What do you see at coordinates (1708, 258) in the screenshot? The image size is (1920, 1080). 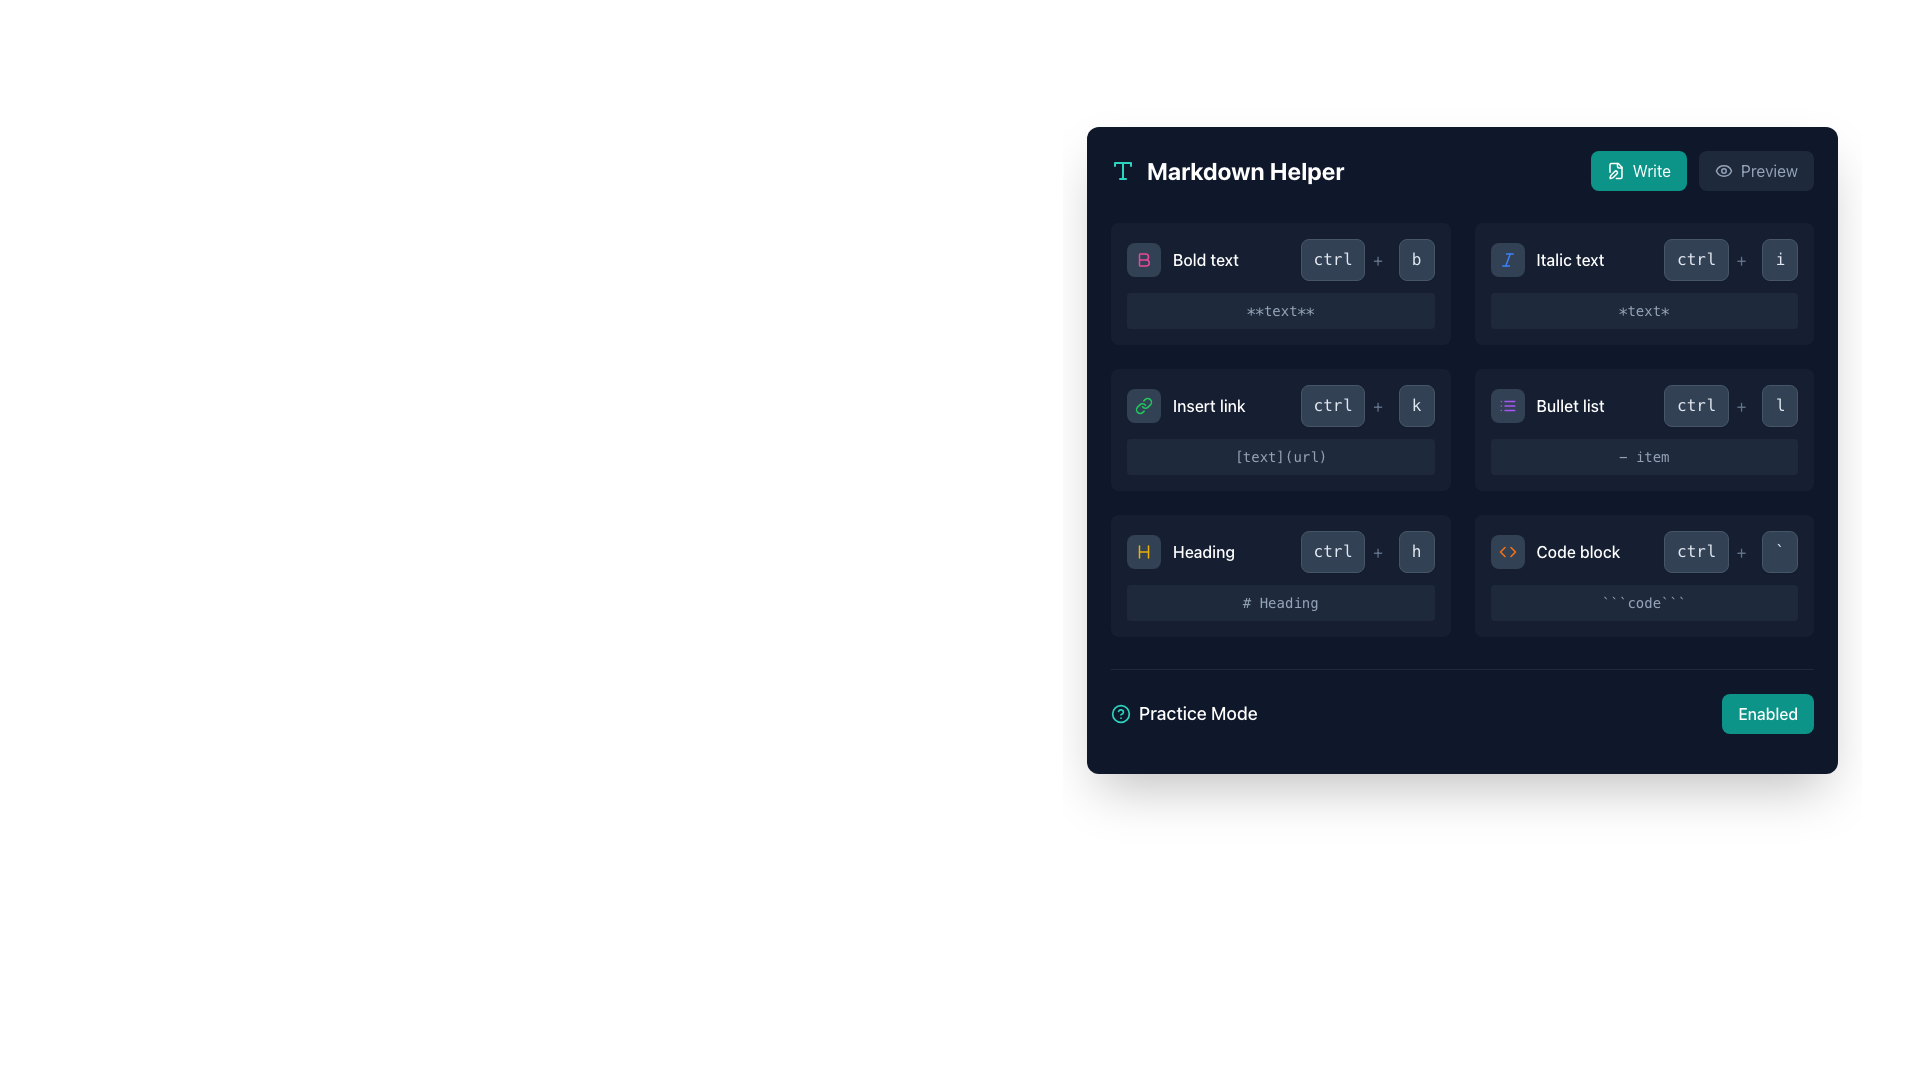 I see `the 'ctrl' key label, which is a small rectangular button with the word 'ctrl' in a monospaced font, styled with a dark background and lighter text, located in the top-right quadrant of the markdown helper interface` at bounding box center [1708, 258].